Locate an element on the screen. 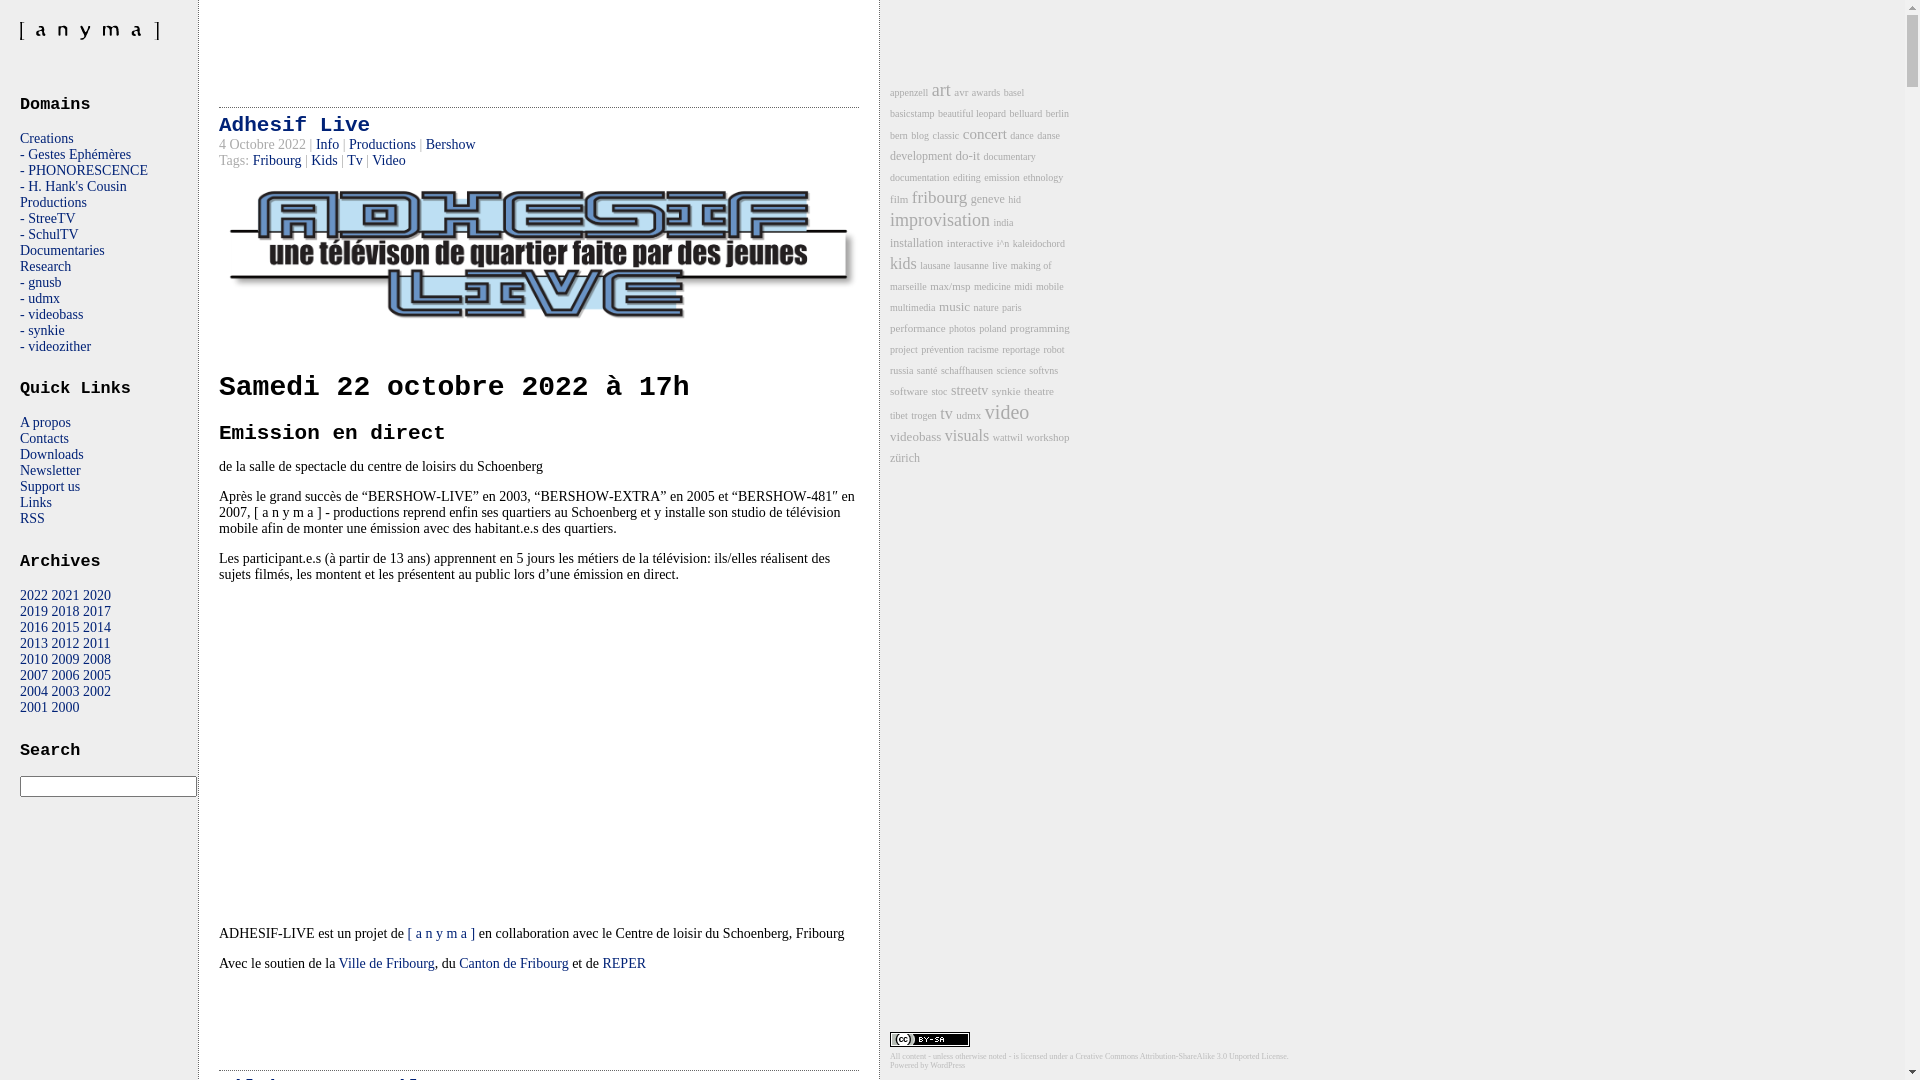 Image resolution: width=1920 pixels, height=1080 pixels. 'danse' is located at coordinates (1047, 135).